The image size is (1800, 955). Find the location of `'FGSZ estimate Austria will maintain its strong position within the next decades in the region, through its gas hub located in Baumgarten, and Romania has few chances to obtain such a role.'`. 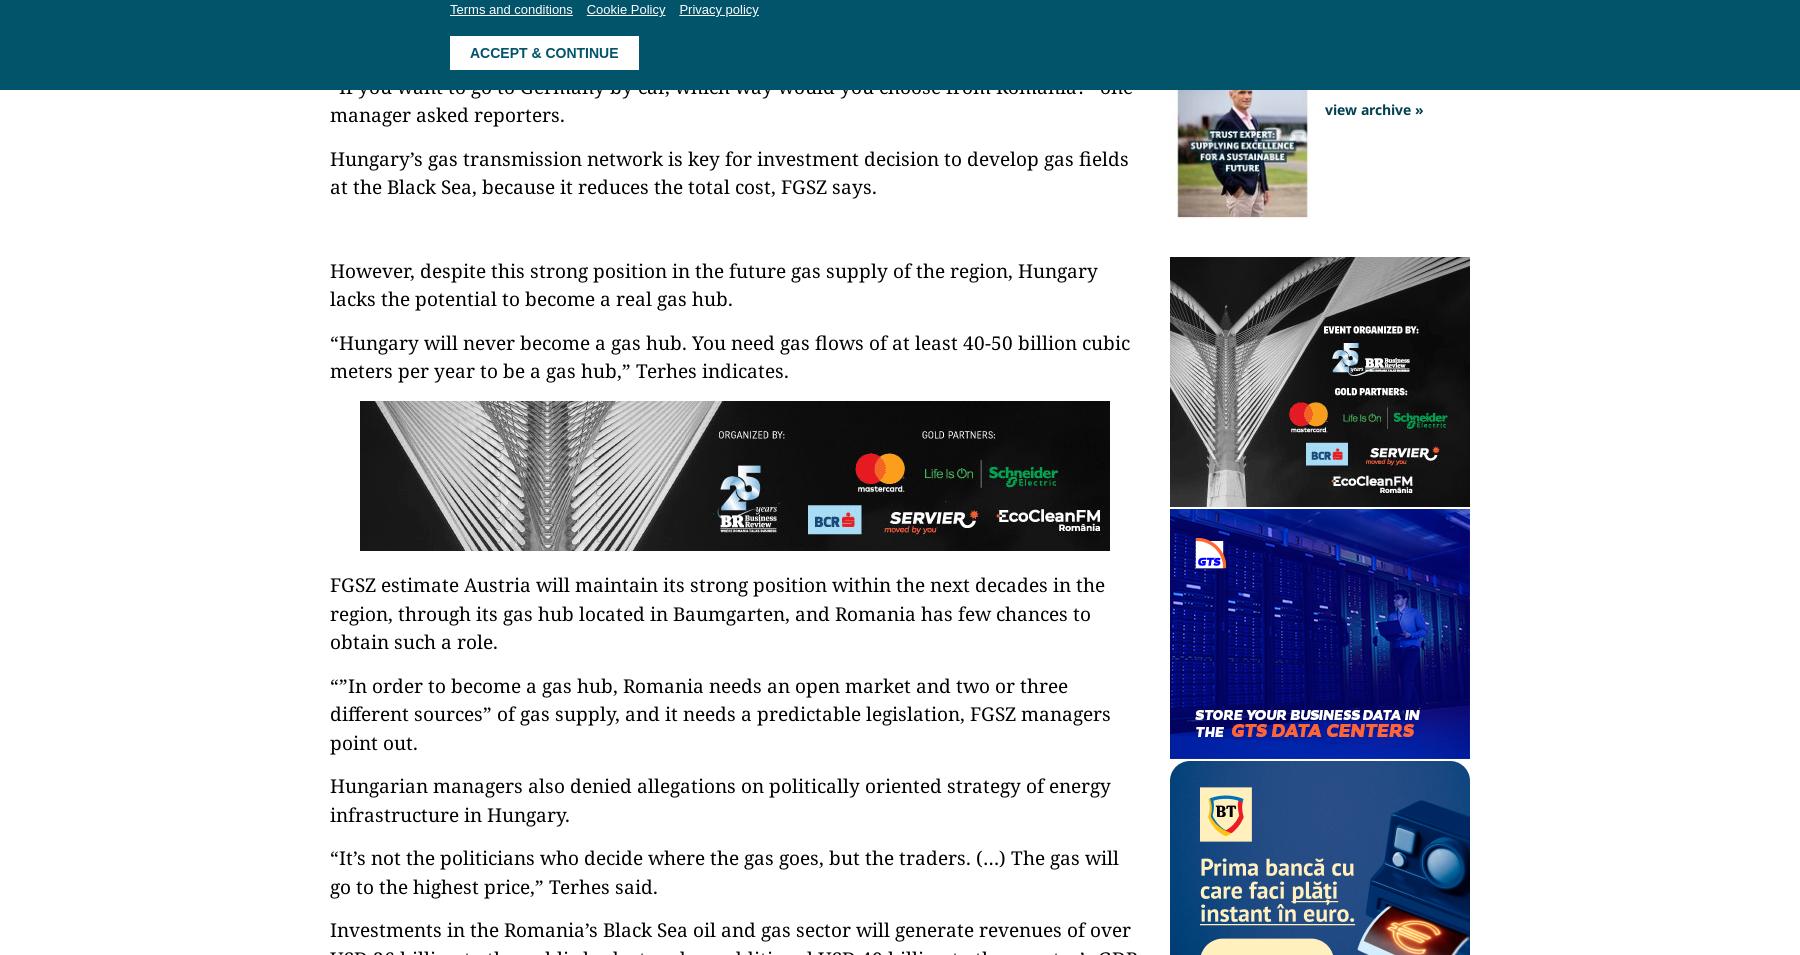

'FGSZ estimate Austria will maintain its strong position within the next decades in the region, through its gas hub located in Baumgarten, and Romania has few chances to obtain such a role.' is located at coordinates (716, 613).